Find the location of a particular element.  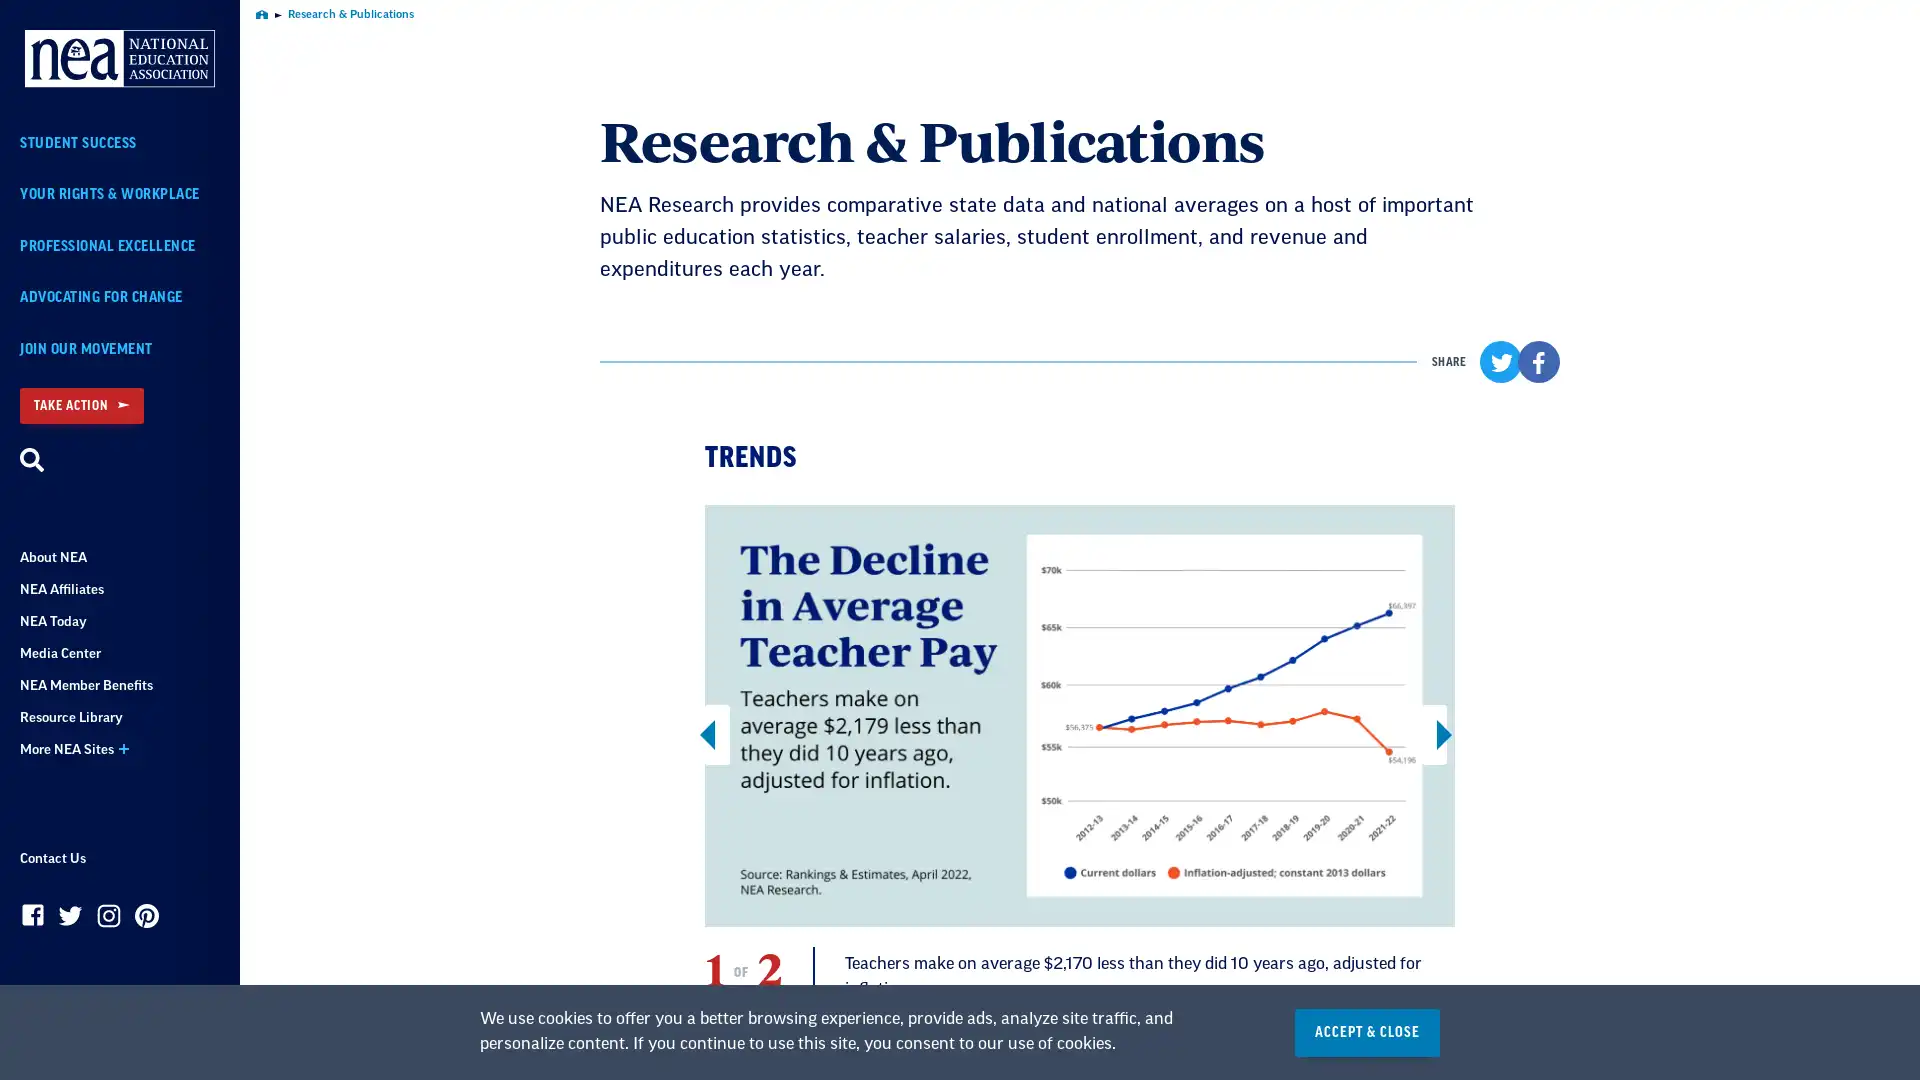

More NEA Sites is located at coordinates (119, 749).